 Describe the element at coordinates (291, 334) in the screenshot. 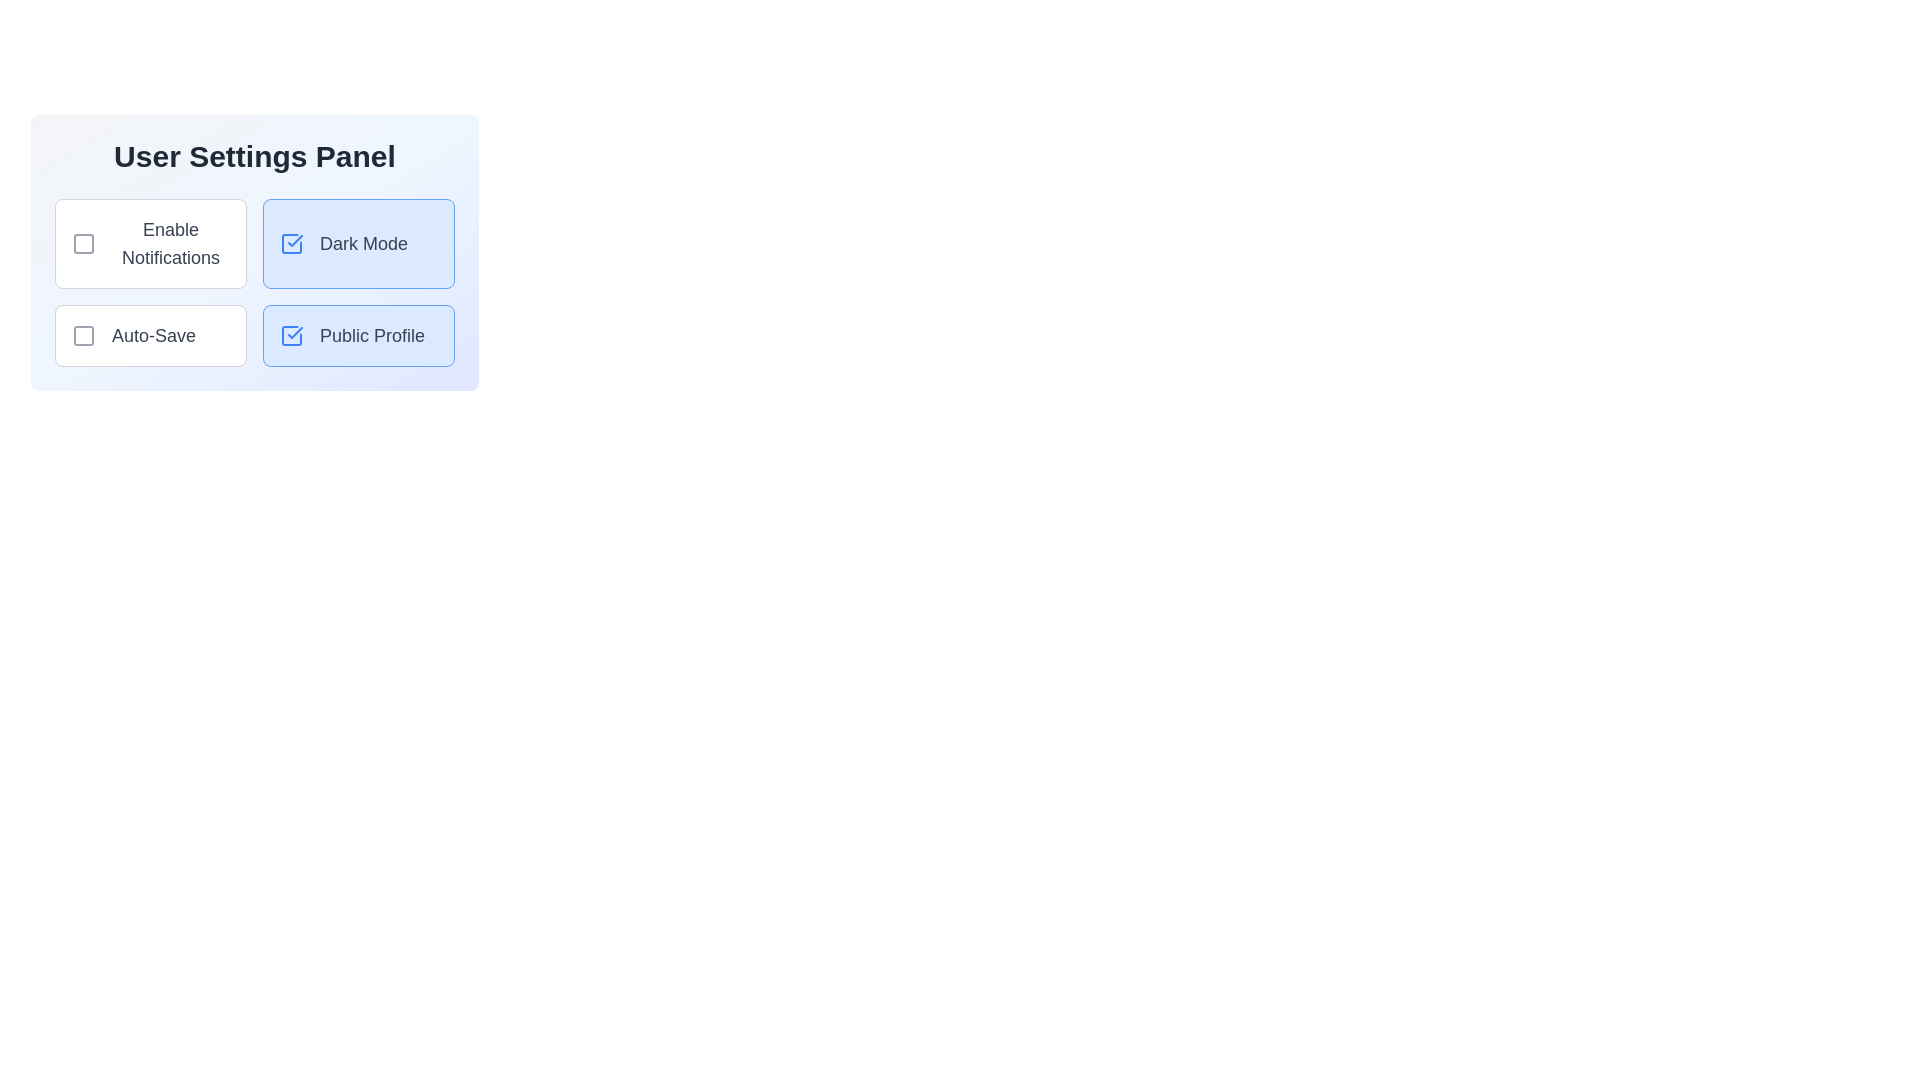

I see `the blue outlined checkmark icon located to the left of the 'Public Profile' text within the 'Public Profile' button` at that location.